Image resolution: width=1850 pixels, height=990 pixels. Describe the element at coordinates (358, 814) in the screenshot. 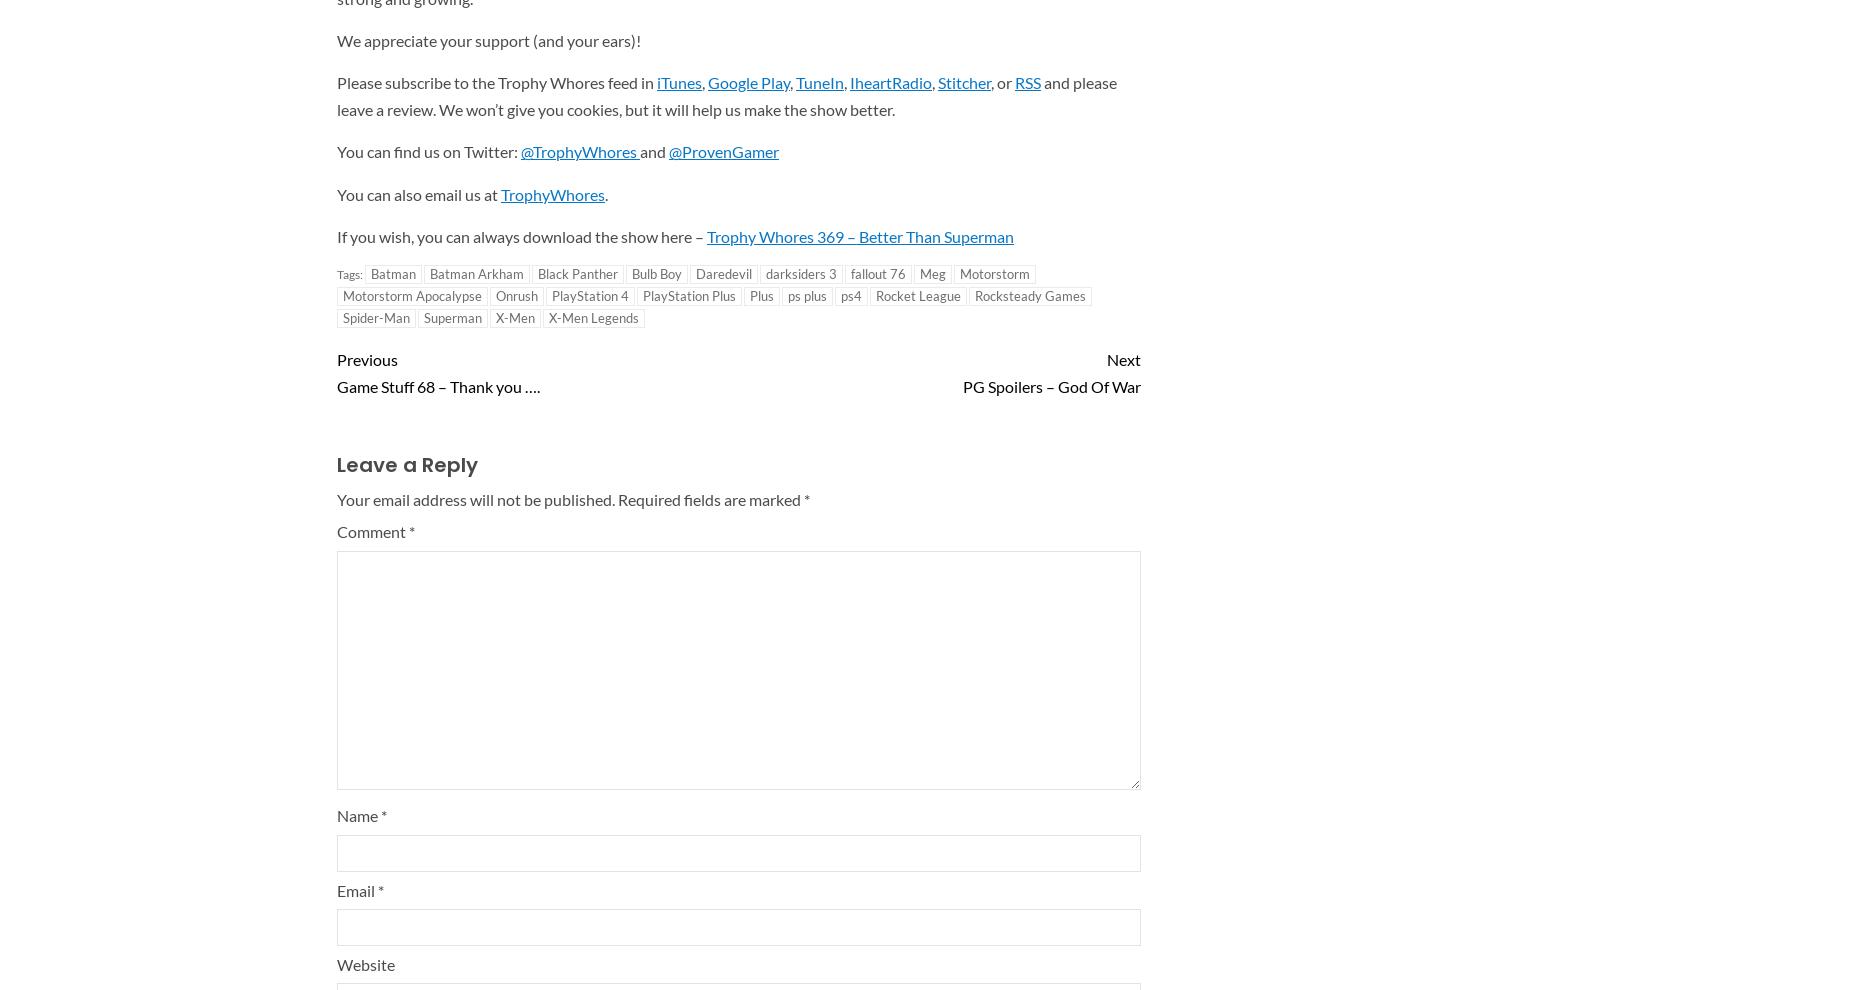

I see `'Name'` at that location.